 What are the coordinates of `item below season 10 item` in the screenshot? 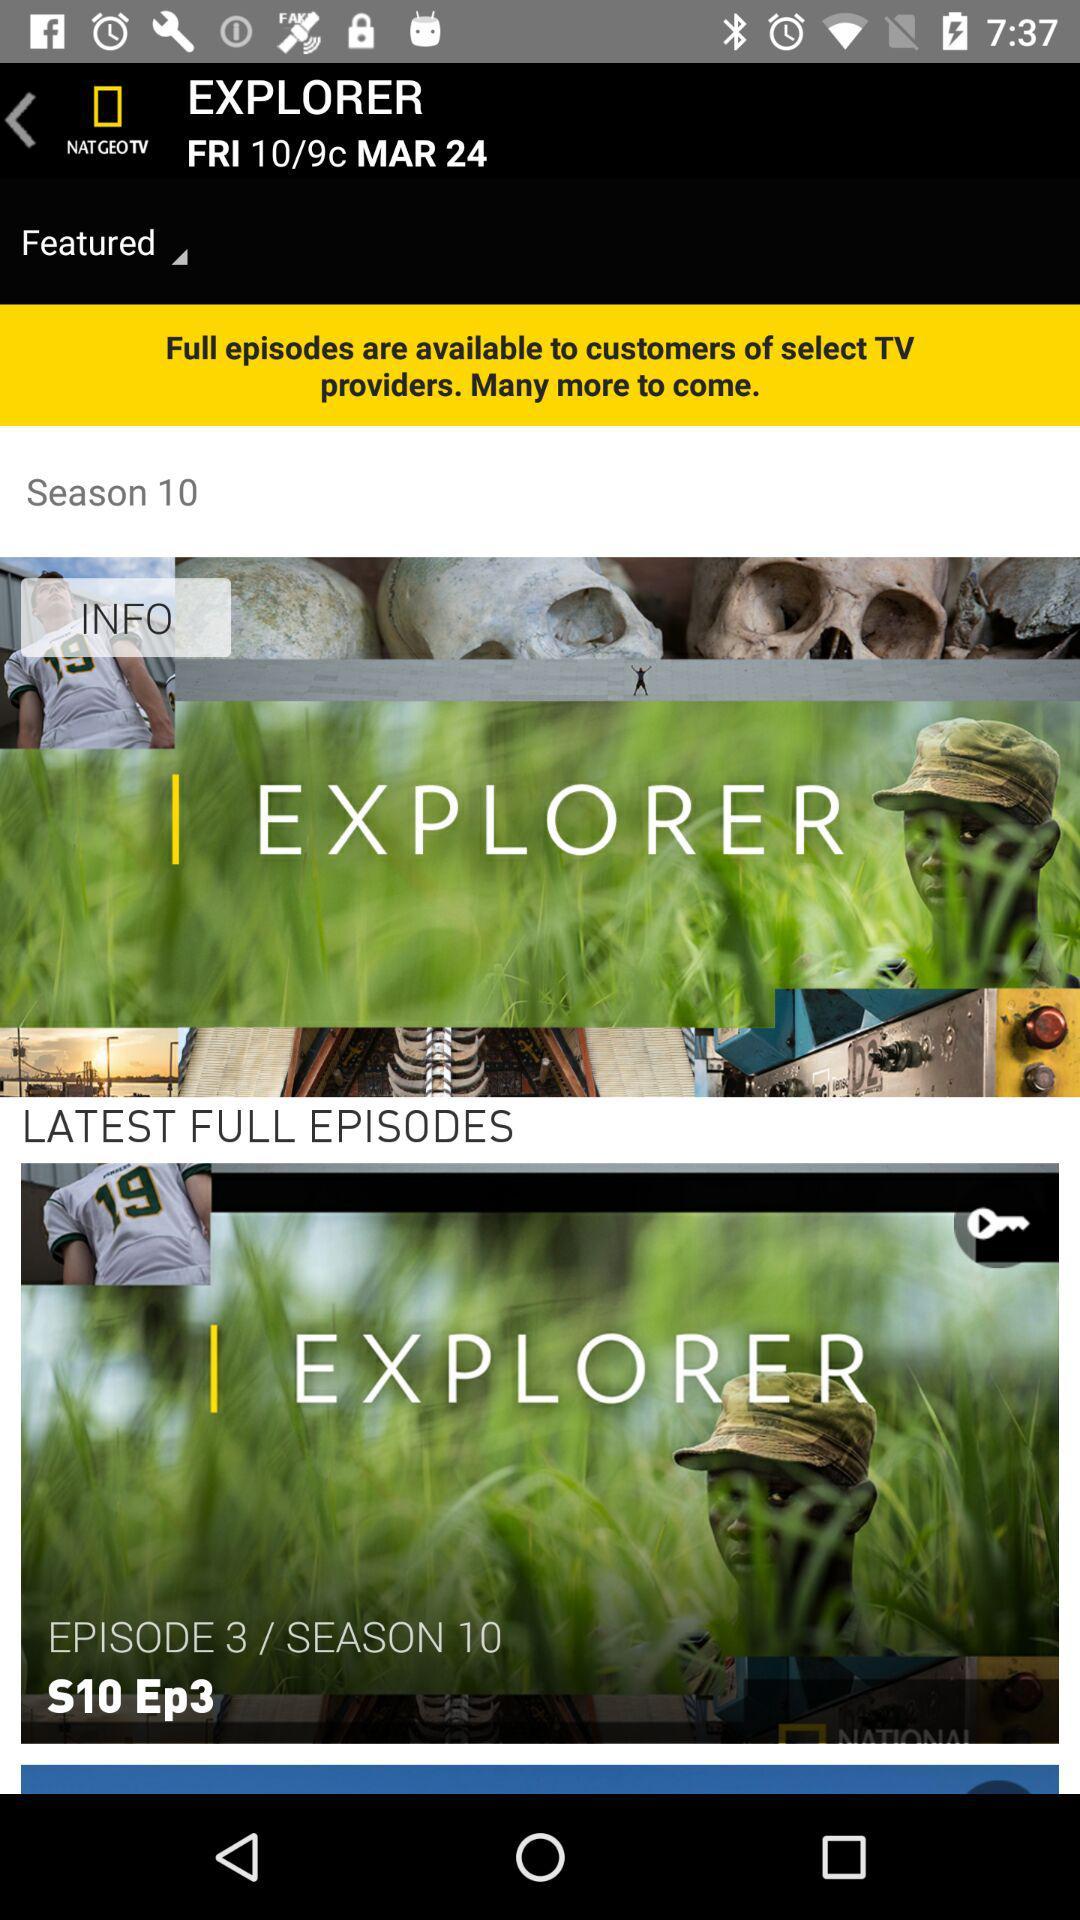 It's located at (126, 616).